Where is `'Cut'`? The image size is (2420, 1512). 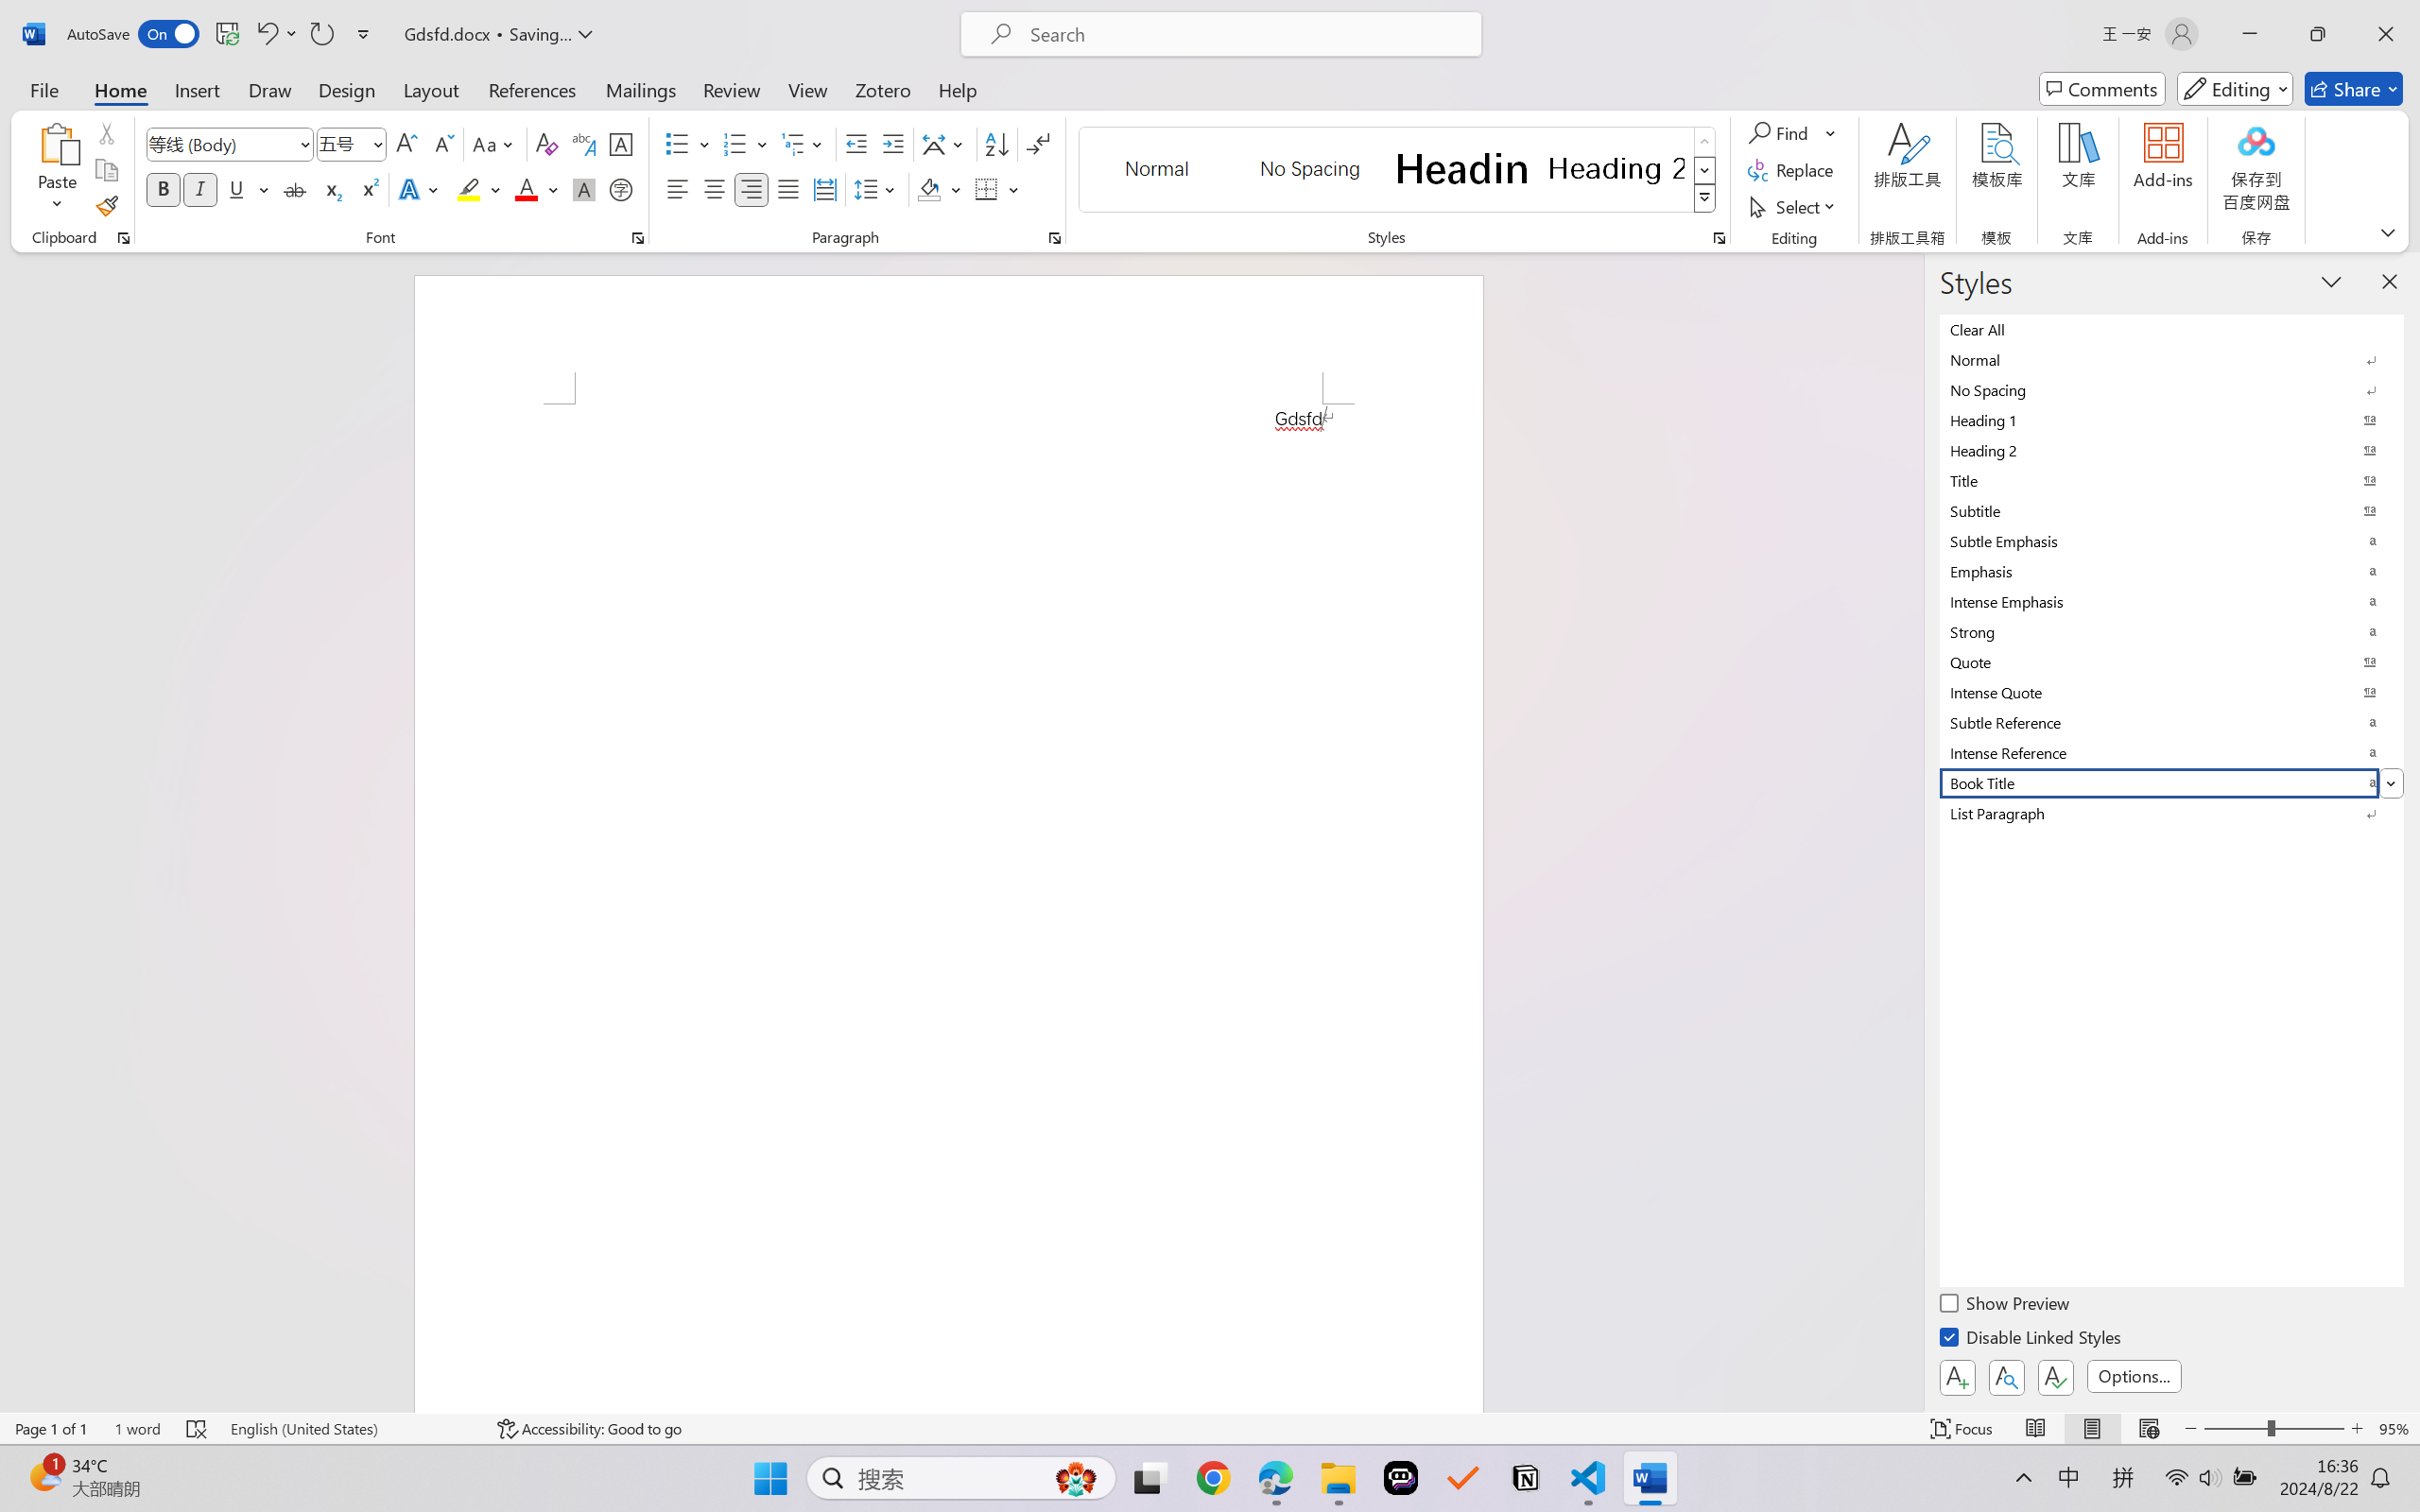
'Cut' is located at coordinates (105, 131).